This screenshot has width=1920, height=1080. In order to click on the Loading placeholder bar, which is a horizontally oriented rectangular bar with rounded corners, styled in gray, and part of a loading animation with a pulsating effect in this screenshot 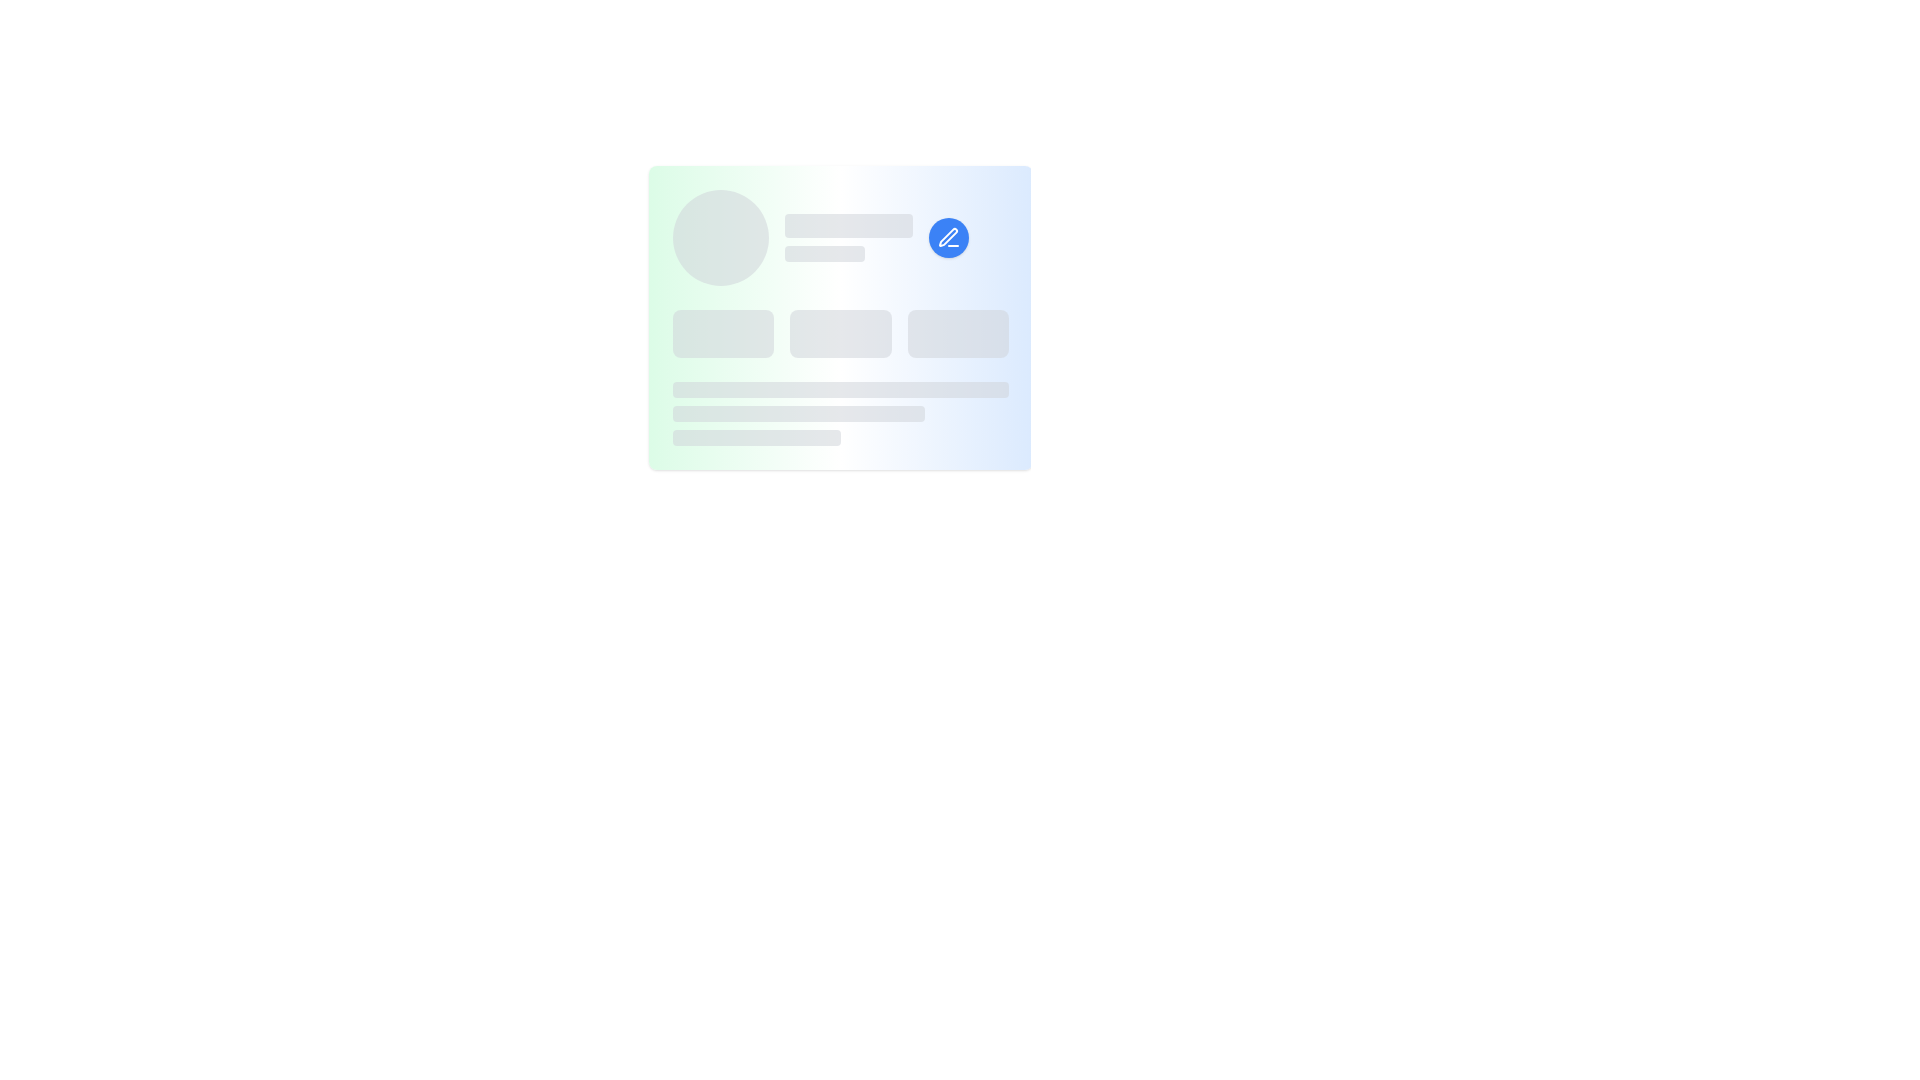, I will do `click(756, 437)`.